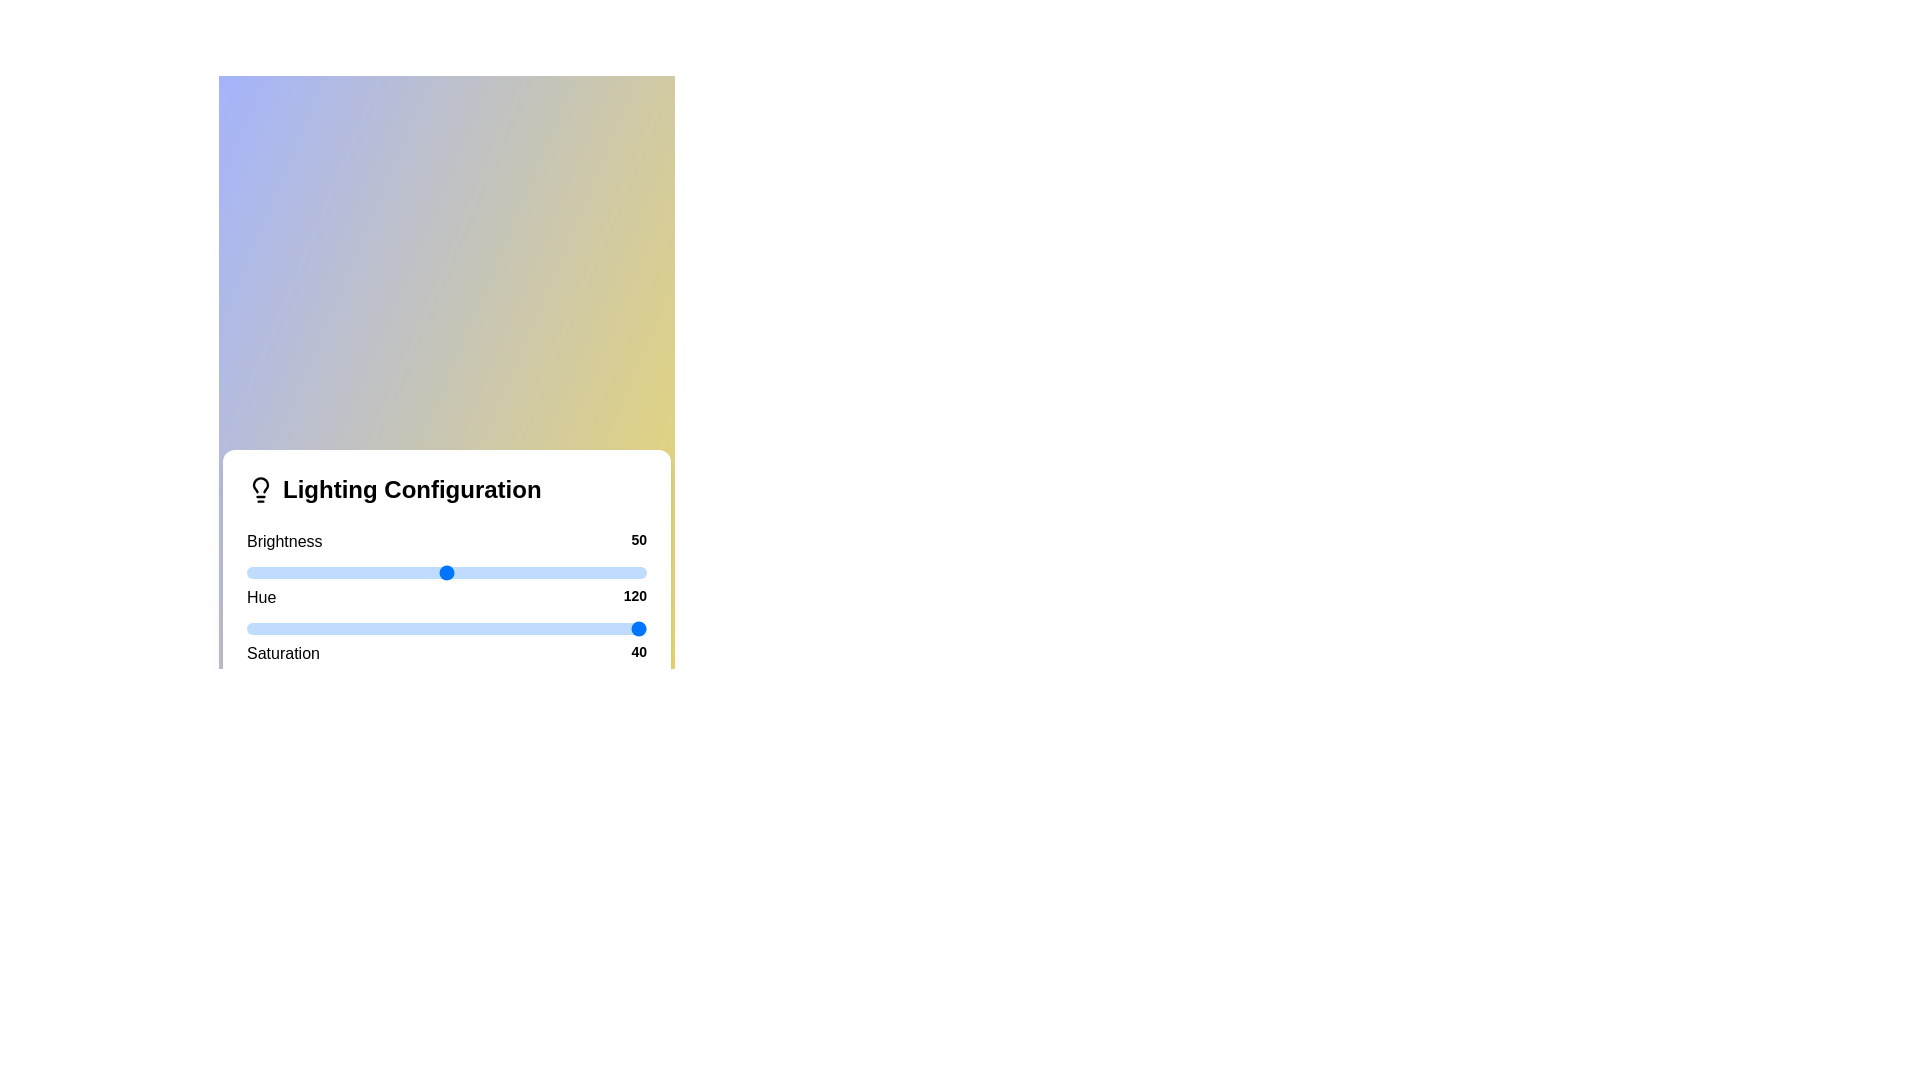 The width and height of the screenshot is (1920, 1080). Describe the element at coordinates (379, 573) in the screenshot. I see `the brightness slider to 33 percent` at that location.